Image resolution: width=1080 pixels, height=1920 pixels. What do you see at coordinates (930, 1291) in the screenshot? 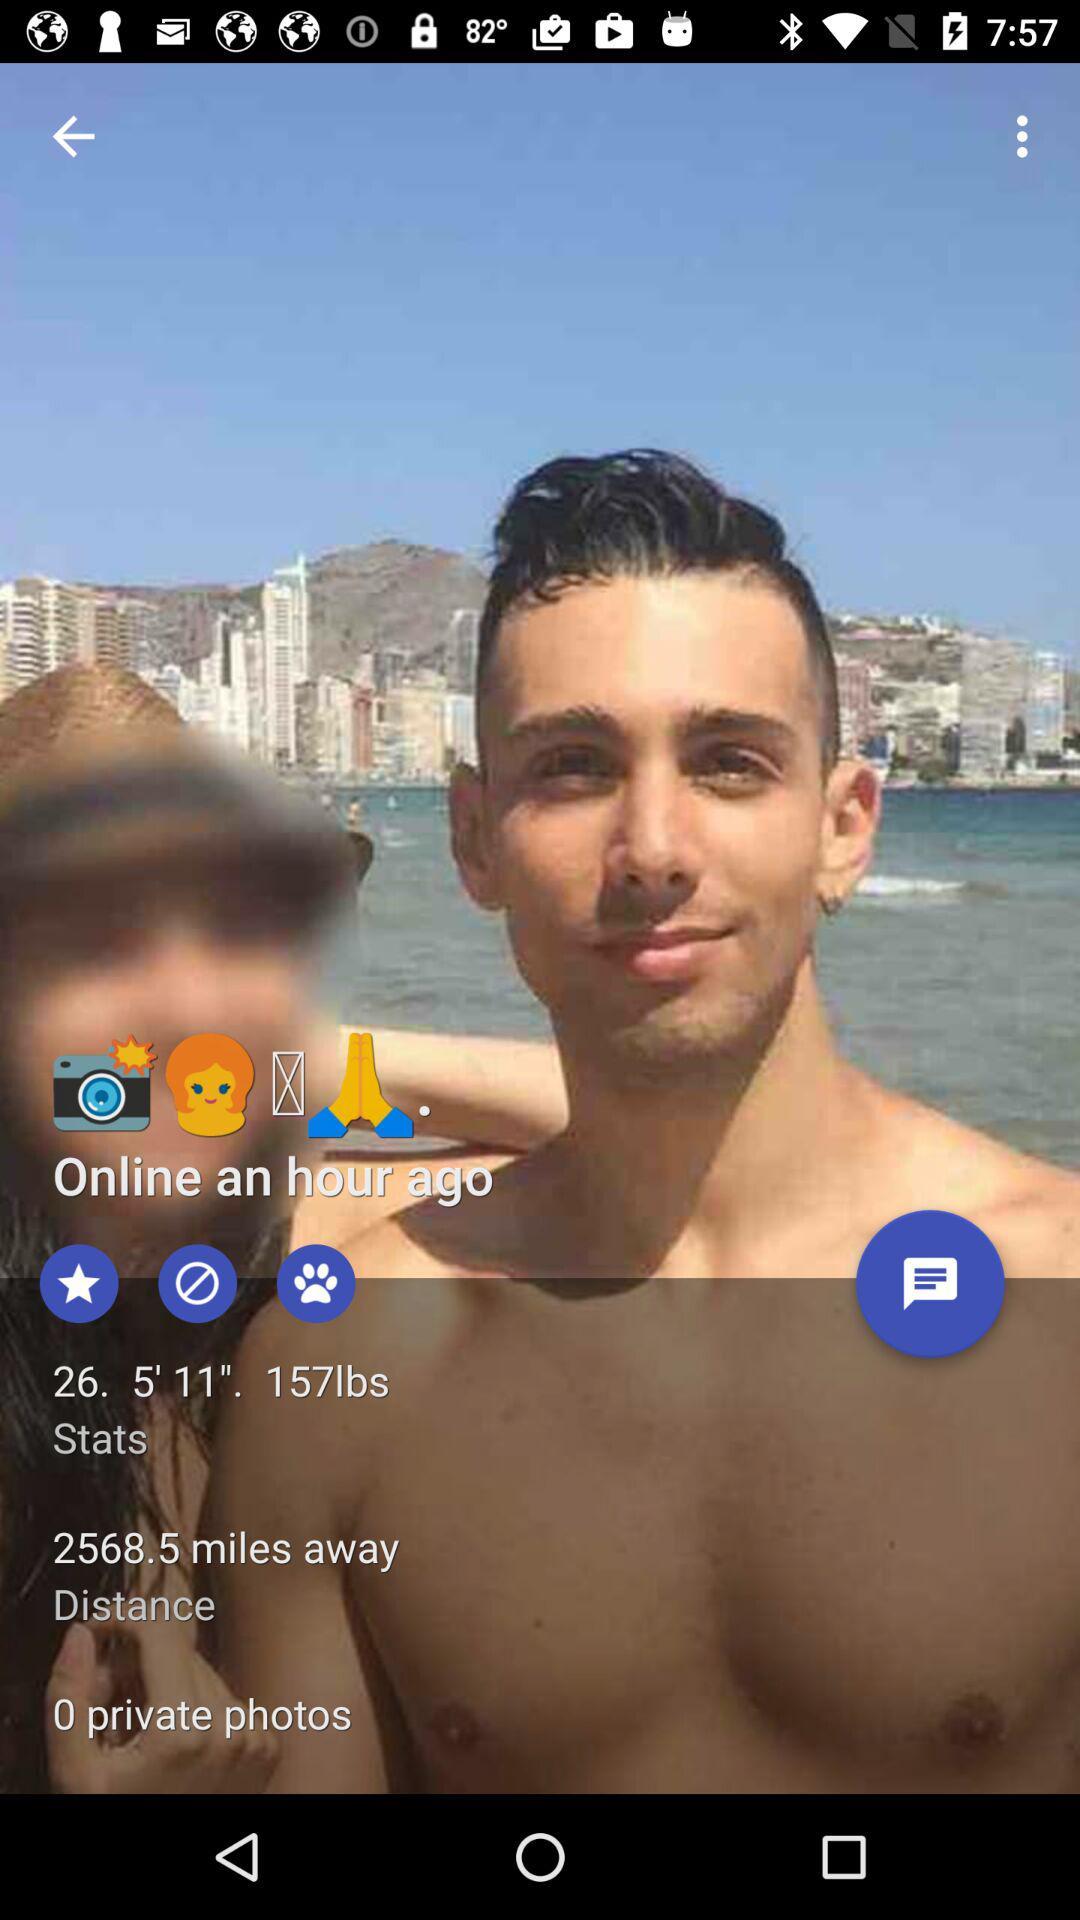
I see `messages` at bounding box center [930, 1291].